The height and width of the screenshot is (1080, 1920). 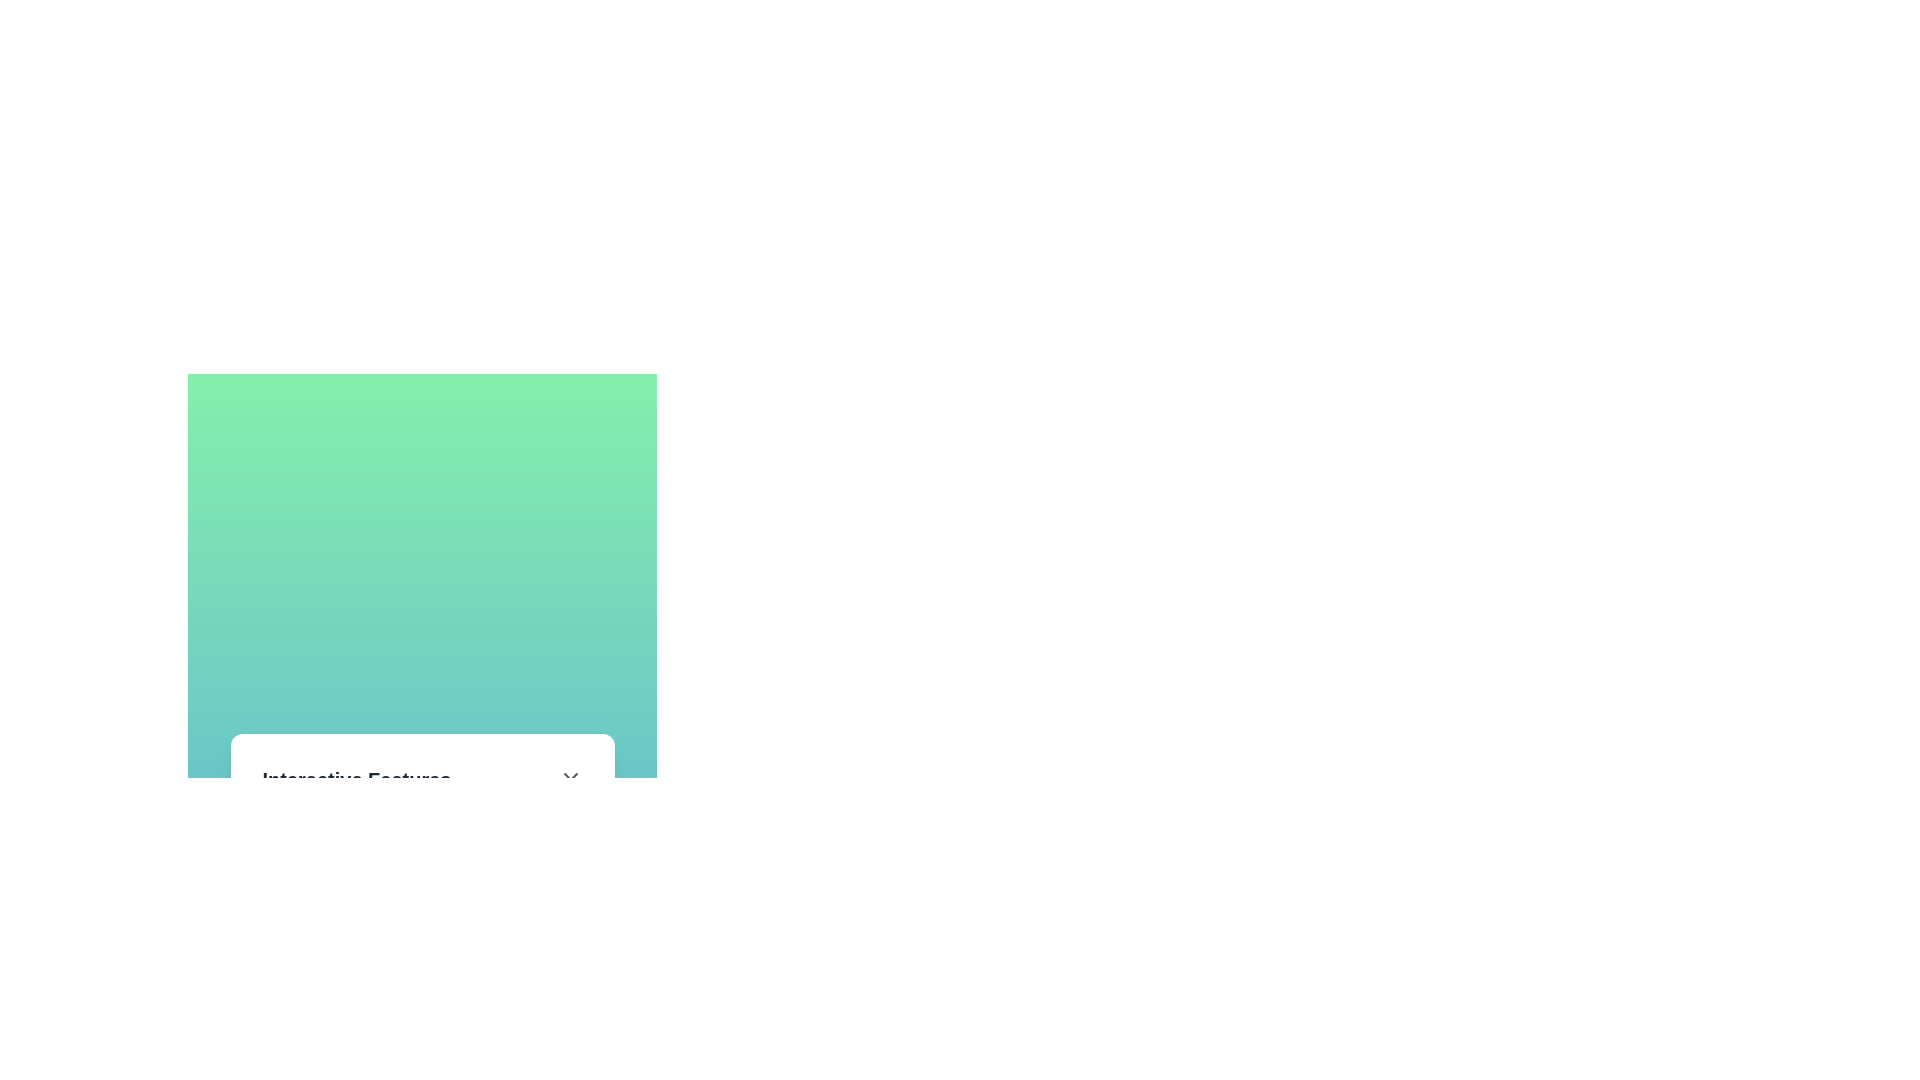 What do you see at coordinates (421, 786) in the screenshot?
I see `the right side icon of the 'Interactive Features' header` at bounding box center [421, 786].